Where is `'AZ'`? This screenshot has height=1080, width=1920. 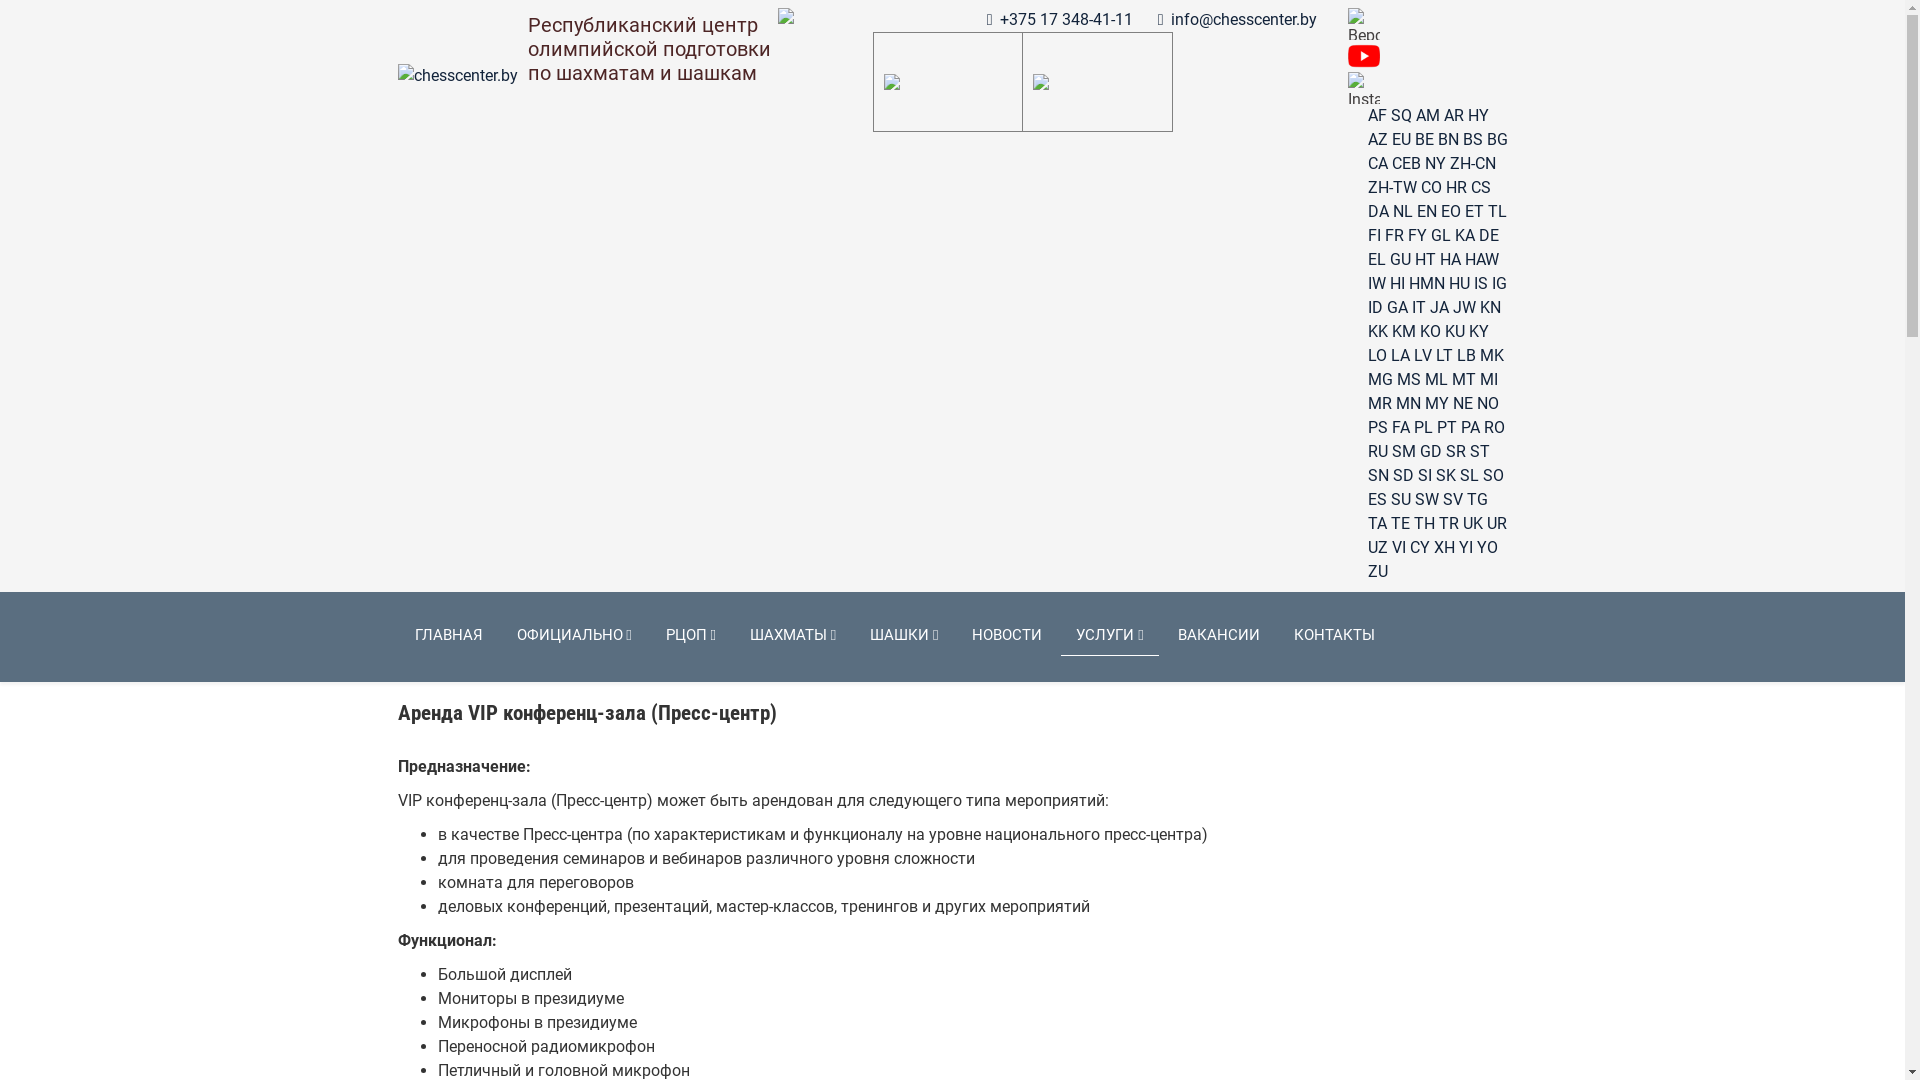 'AZ' is located at coordinates (1376, 138).